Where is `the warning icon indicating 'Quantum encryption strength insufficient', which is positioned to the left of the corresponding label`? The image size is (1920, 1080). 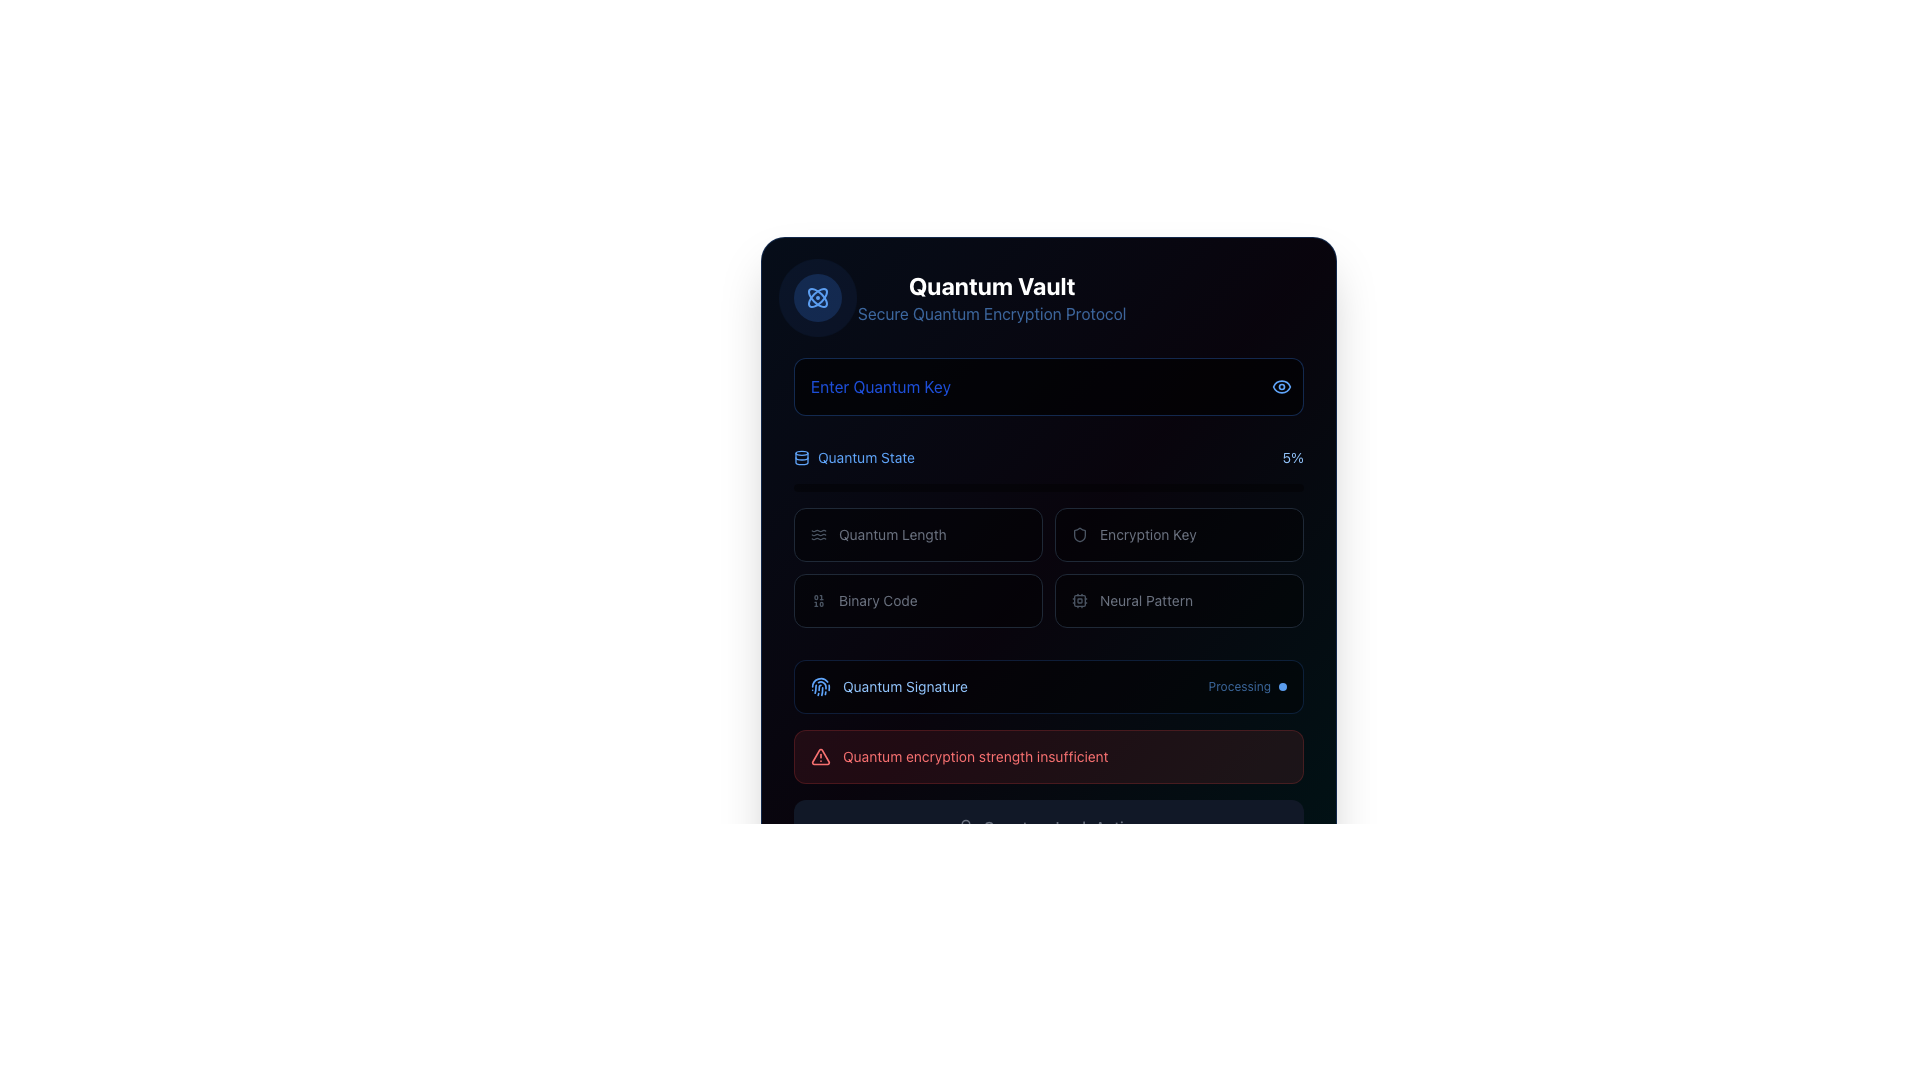 the warning icon indicating 'Quantum encryption strength insufficient', which is positioned to the left of the corresponding label is located at coordinates (820, 756).